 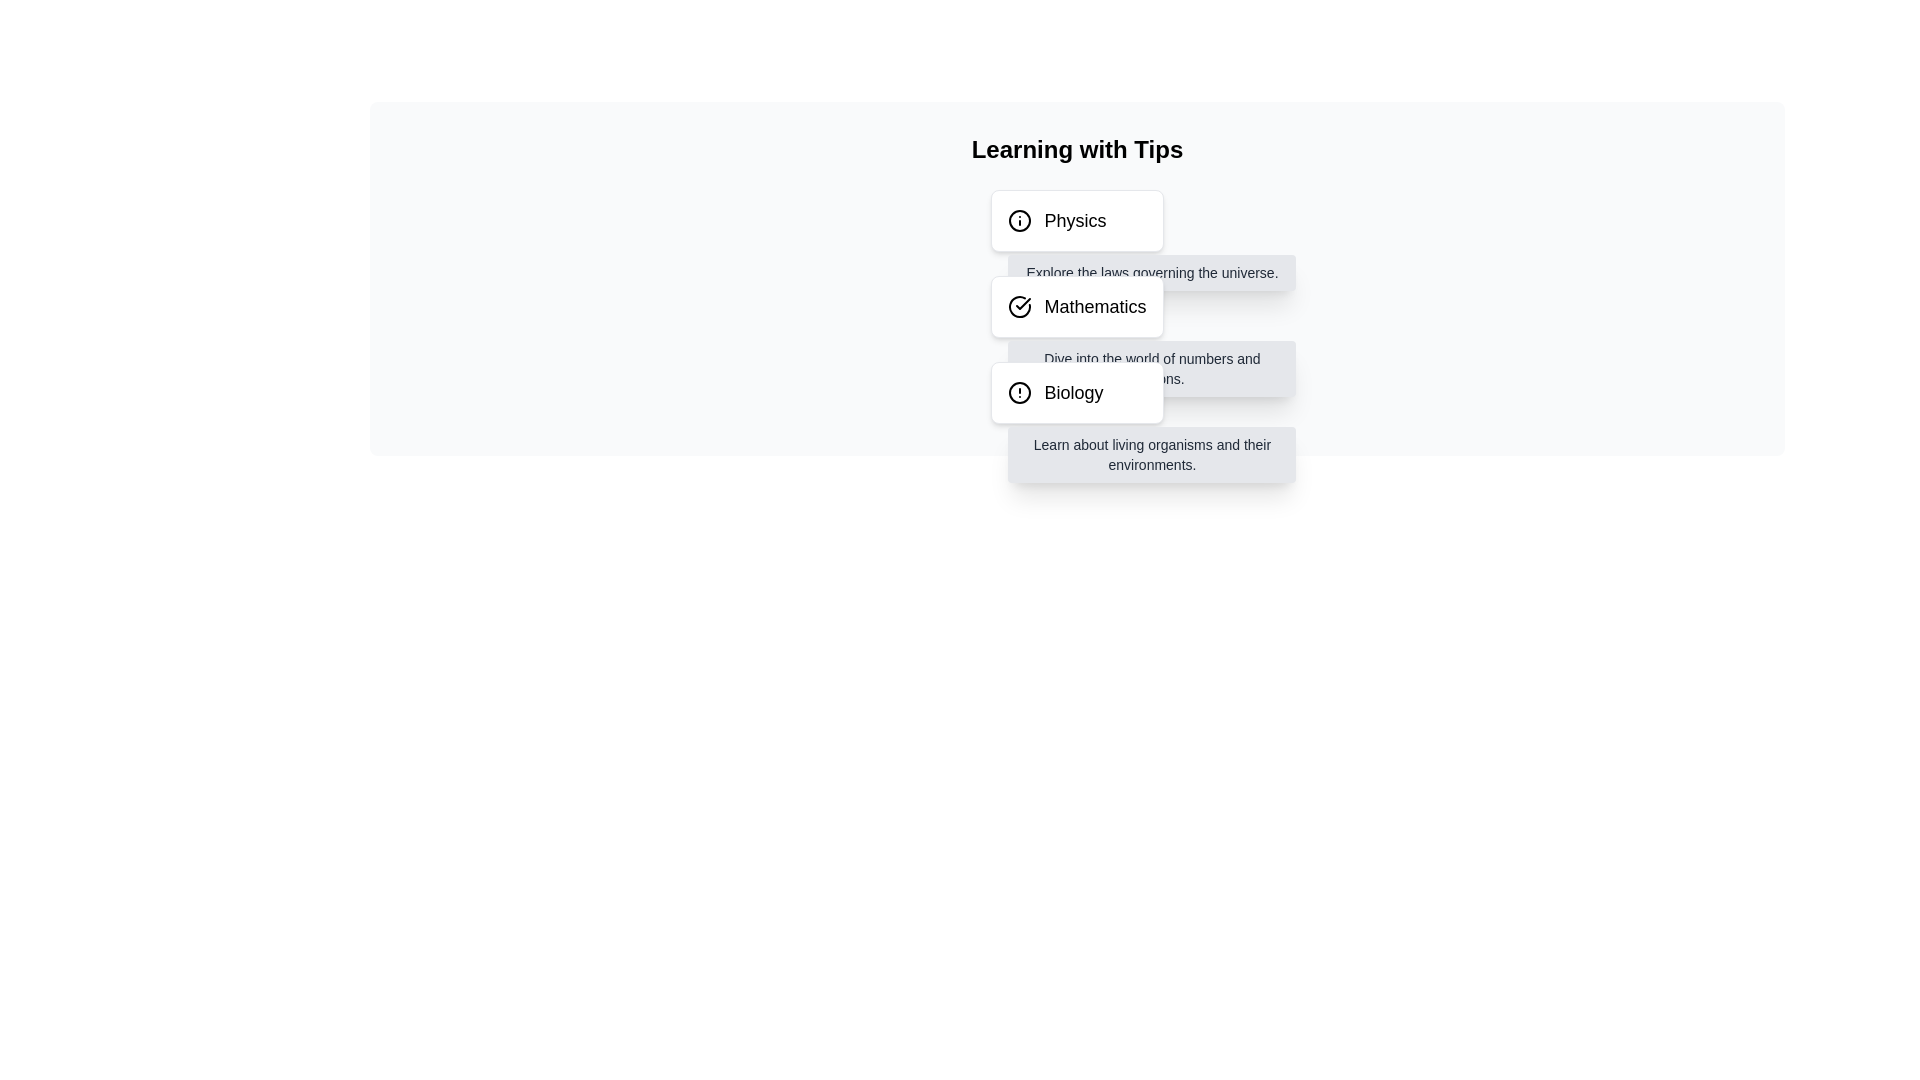 I want to click on descriptive text label about 'Physics' located just below the 'Physics' button, so click(x=1152, y=273).